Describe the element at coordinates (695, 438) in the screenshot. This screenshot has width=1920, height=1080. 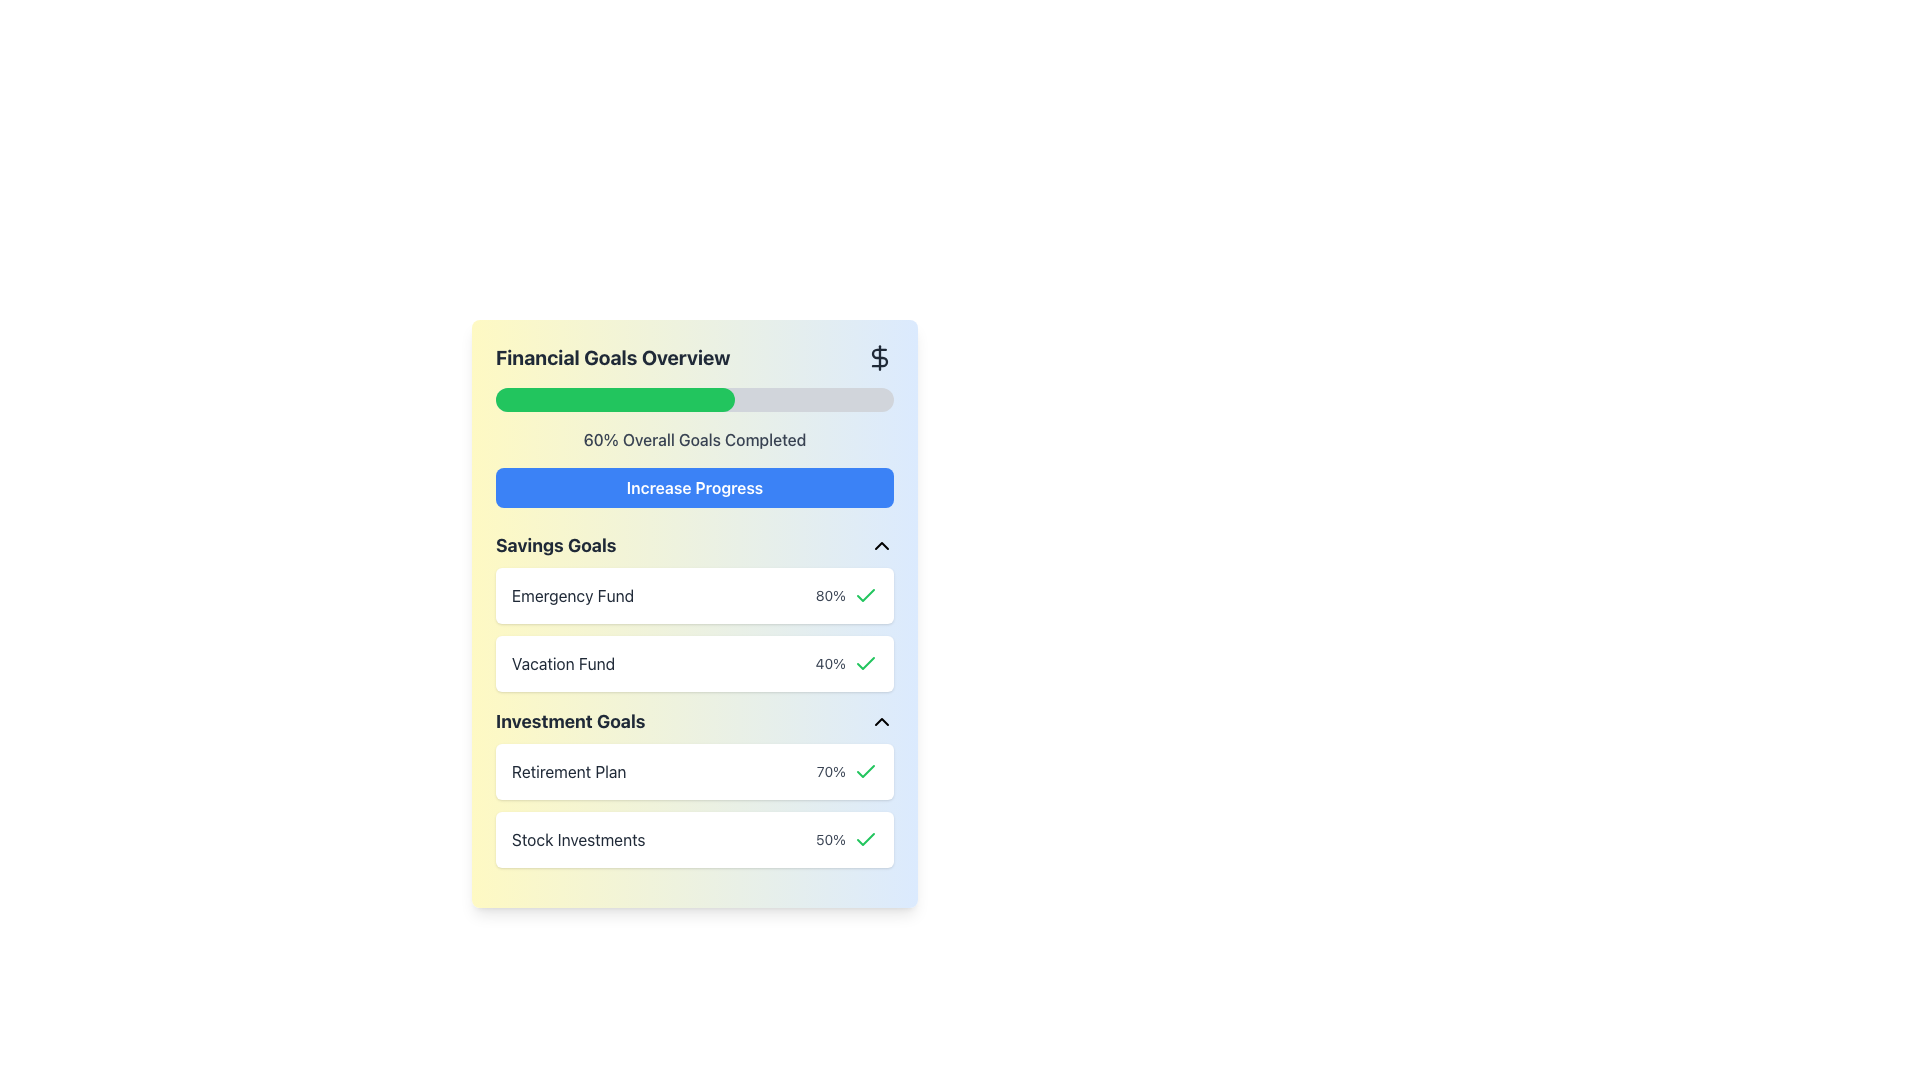
I see `Static Text Label displaying '60% Overall Goals Completed', which is centered in the 'Financial Goals Overview' section, located below the progress bar and above the 'Increase Progress' button` at that location.